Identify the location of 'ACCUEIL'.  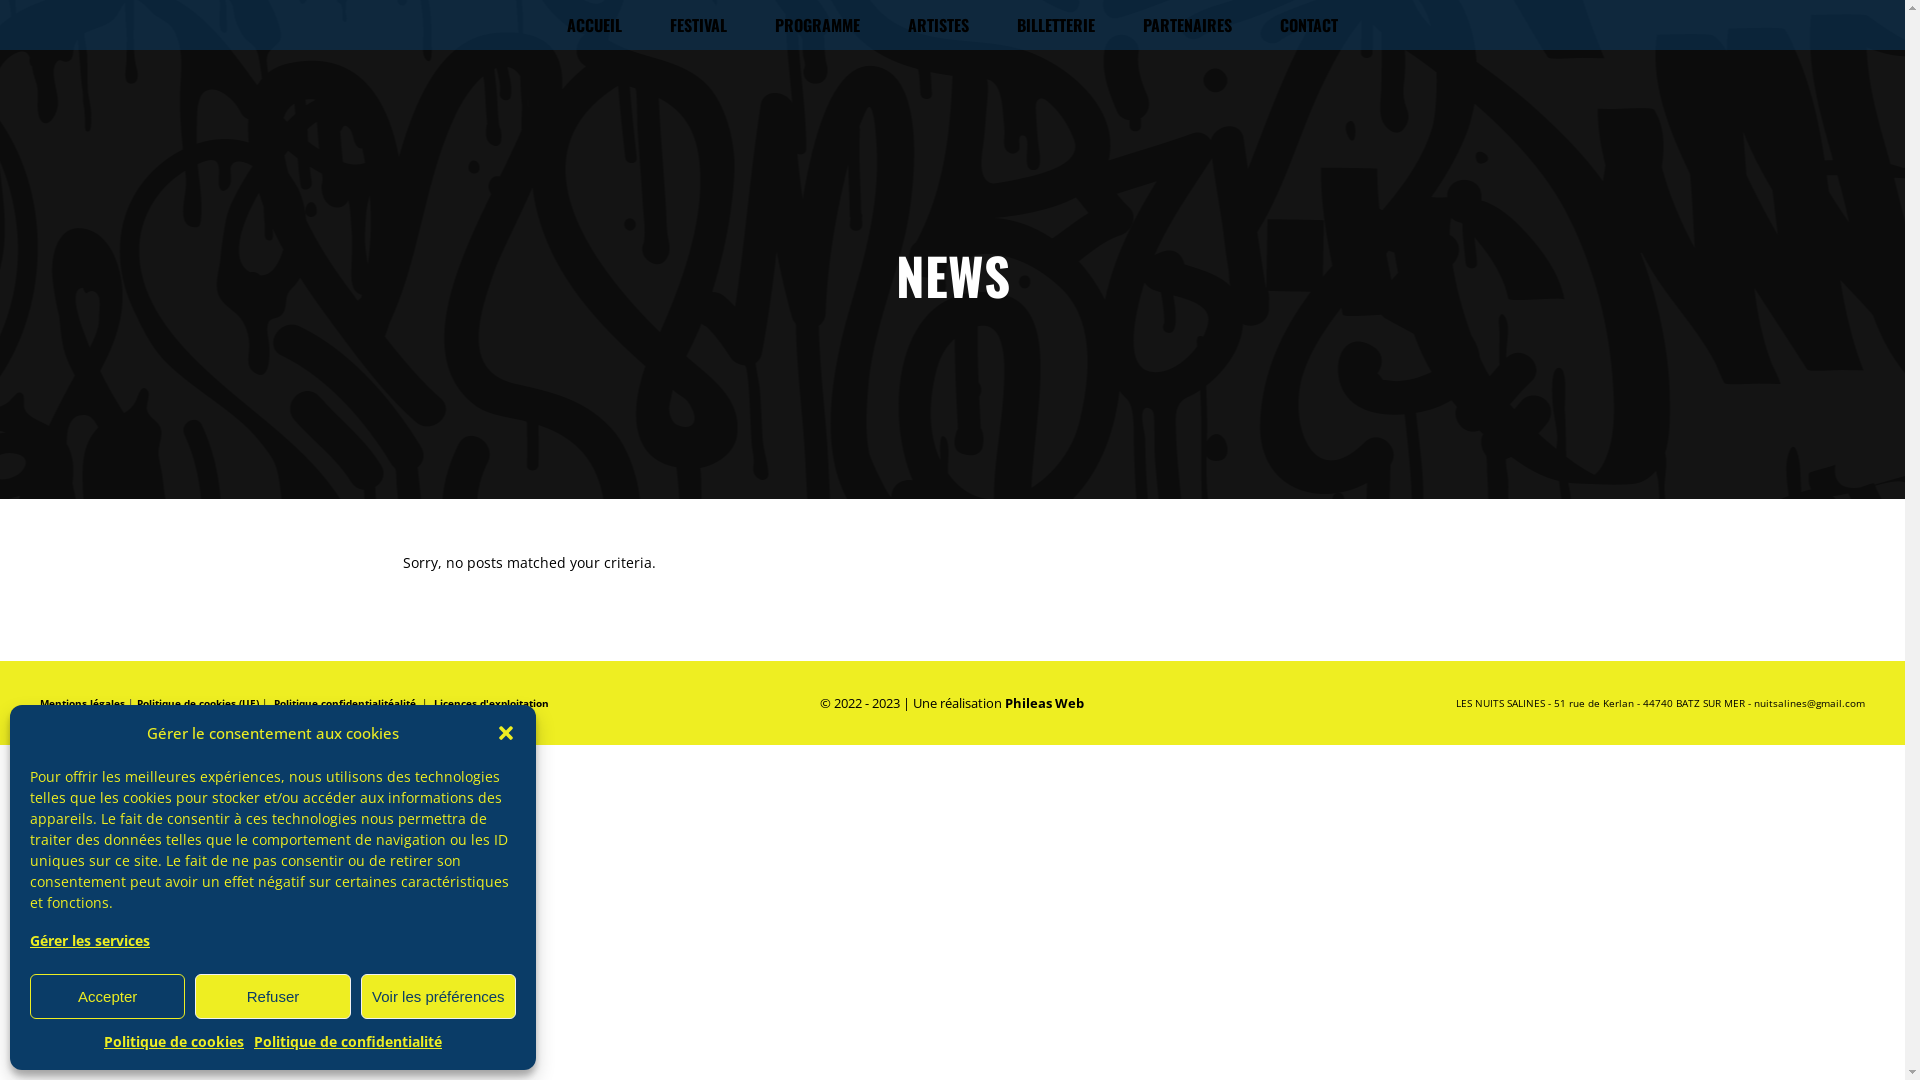
(542, 24).